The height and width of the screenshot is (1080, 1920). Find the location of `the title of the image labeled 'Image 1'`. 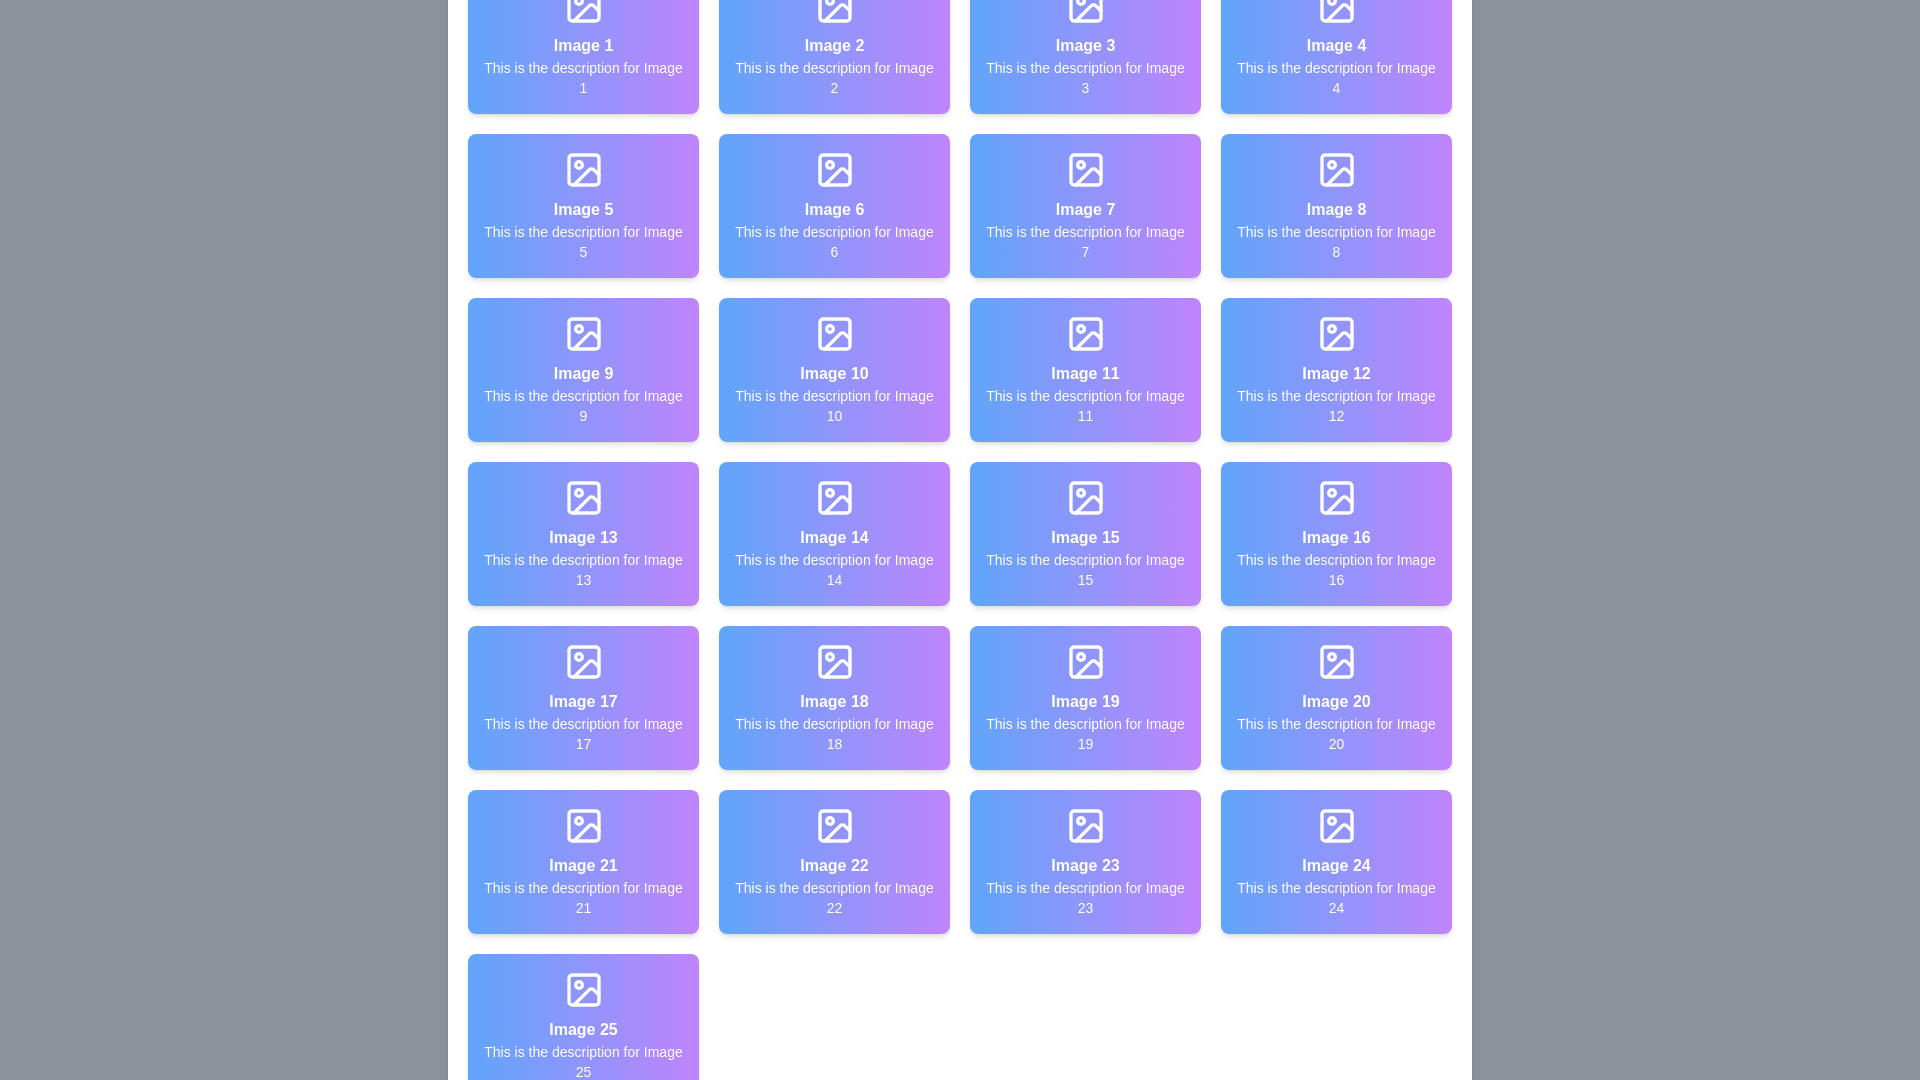

the title of the image labeled 'Image 1' is located at coordinates (582, 45).